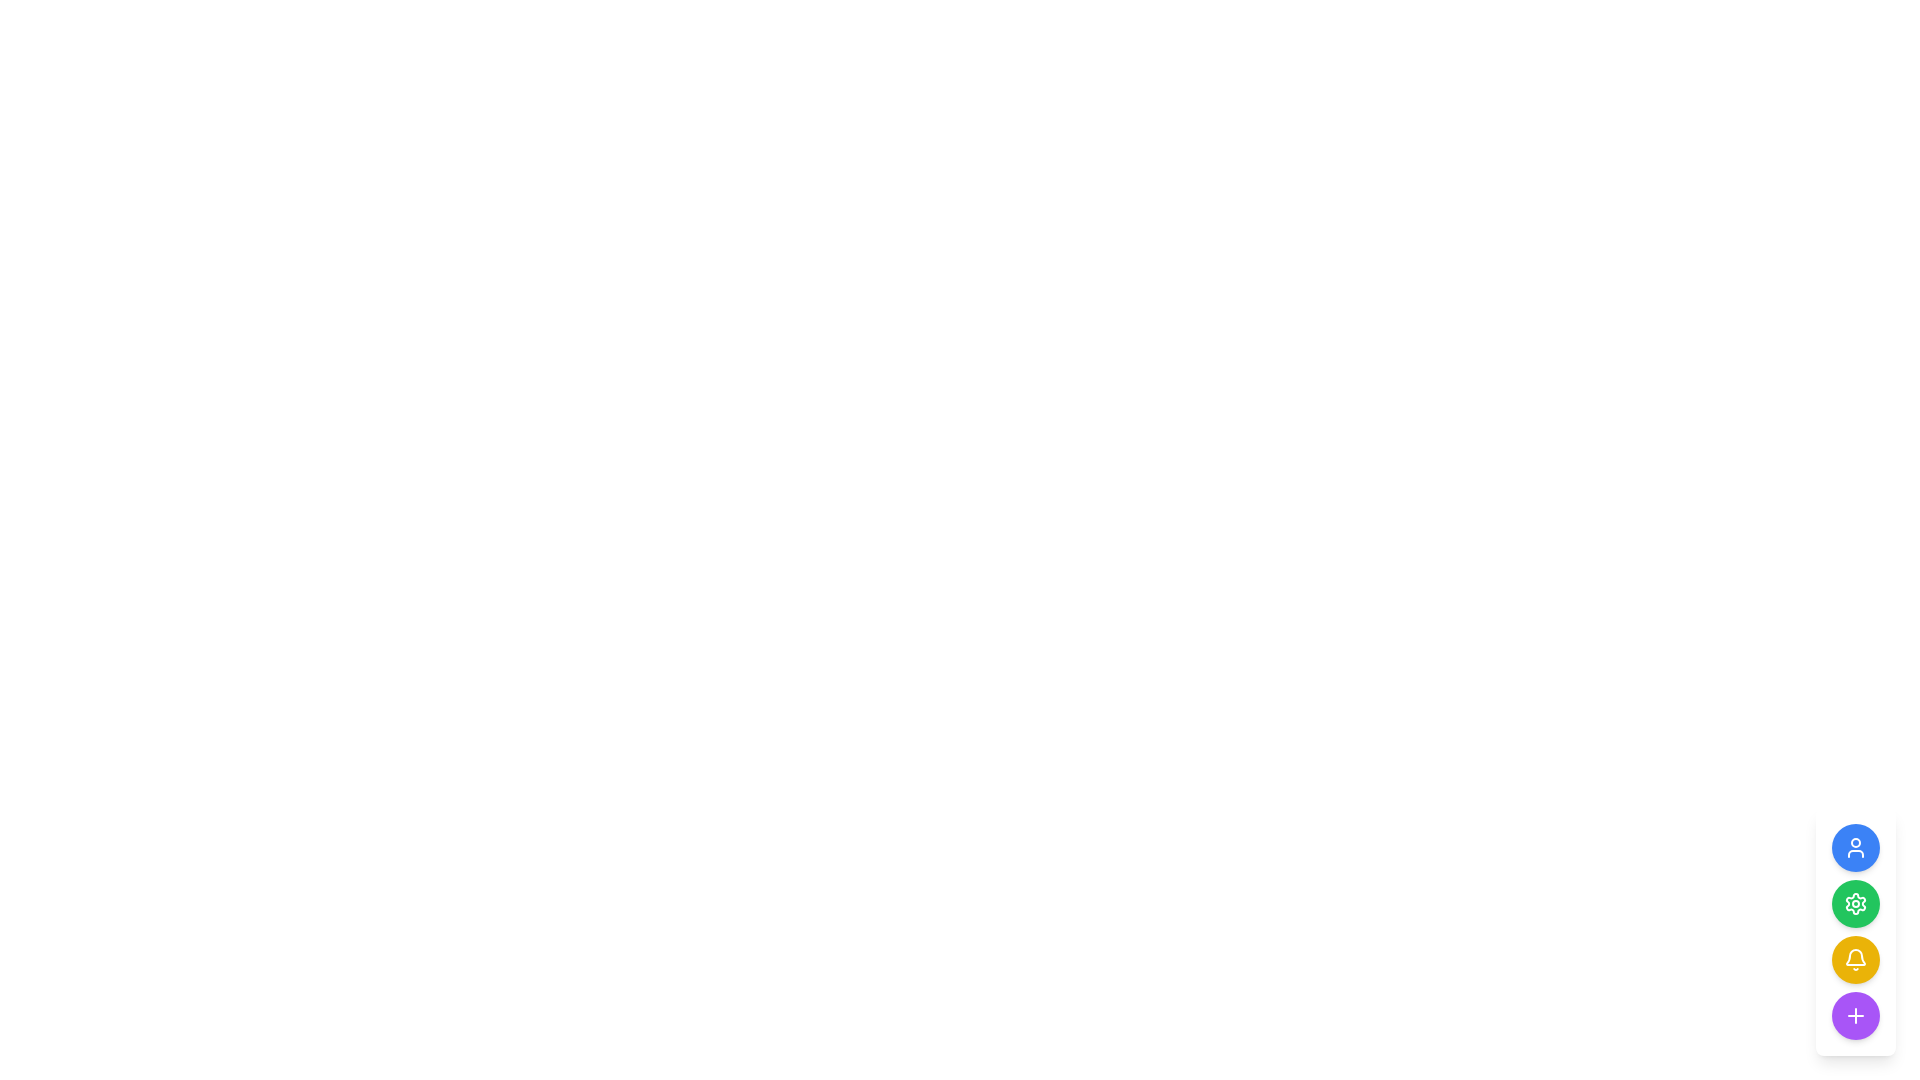 The height and width of the screenshot is (1080, 1920). I want to click on the user avatar icon within the blue circular button to observe any tooltip or hover effects, so click(1855, 848).